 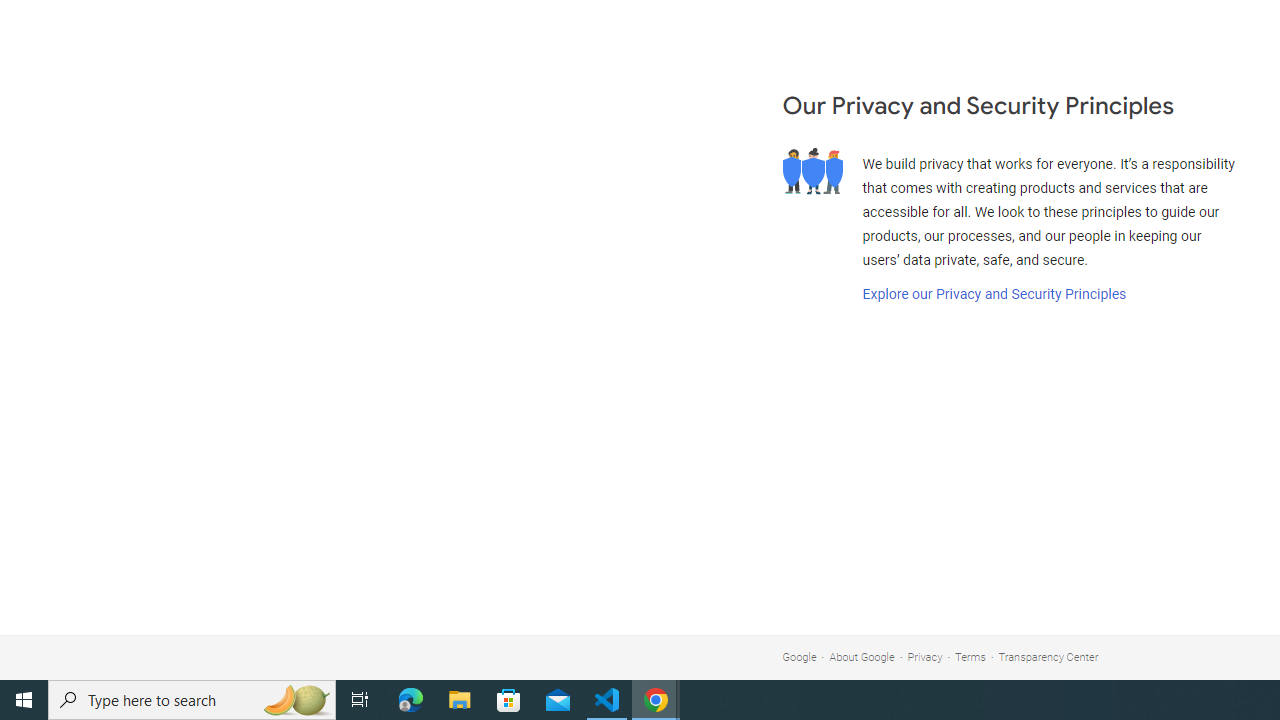 What do you see at coordinates (1047, 657) in the screenshot?
I see `'Transparency Center'` at bounding box center [1047, 657].